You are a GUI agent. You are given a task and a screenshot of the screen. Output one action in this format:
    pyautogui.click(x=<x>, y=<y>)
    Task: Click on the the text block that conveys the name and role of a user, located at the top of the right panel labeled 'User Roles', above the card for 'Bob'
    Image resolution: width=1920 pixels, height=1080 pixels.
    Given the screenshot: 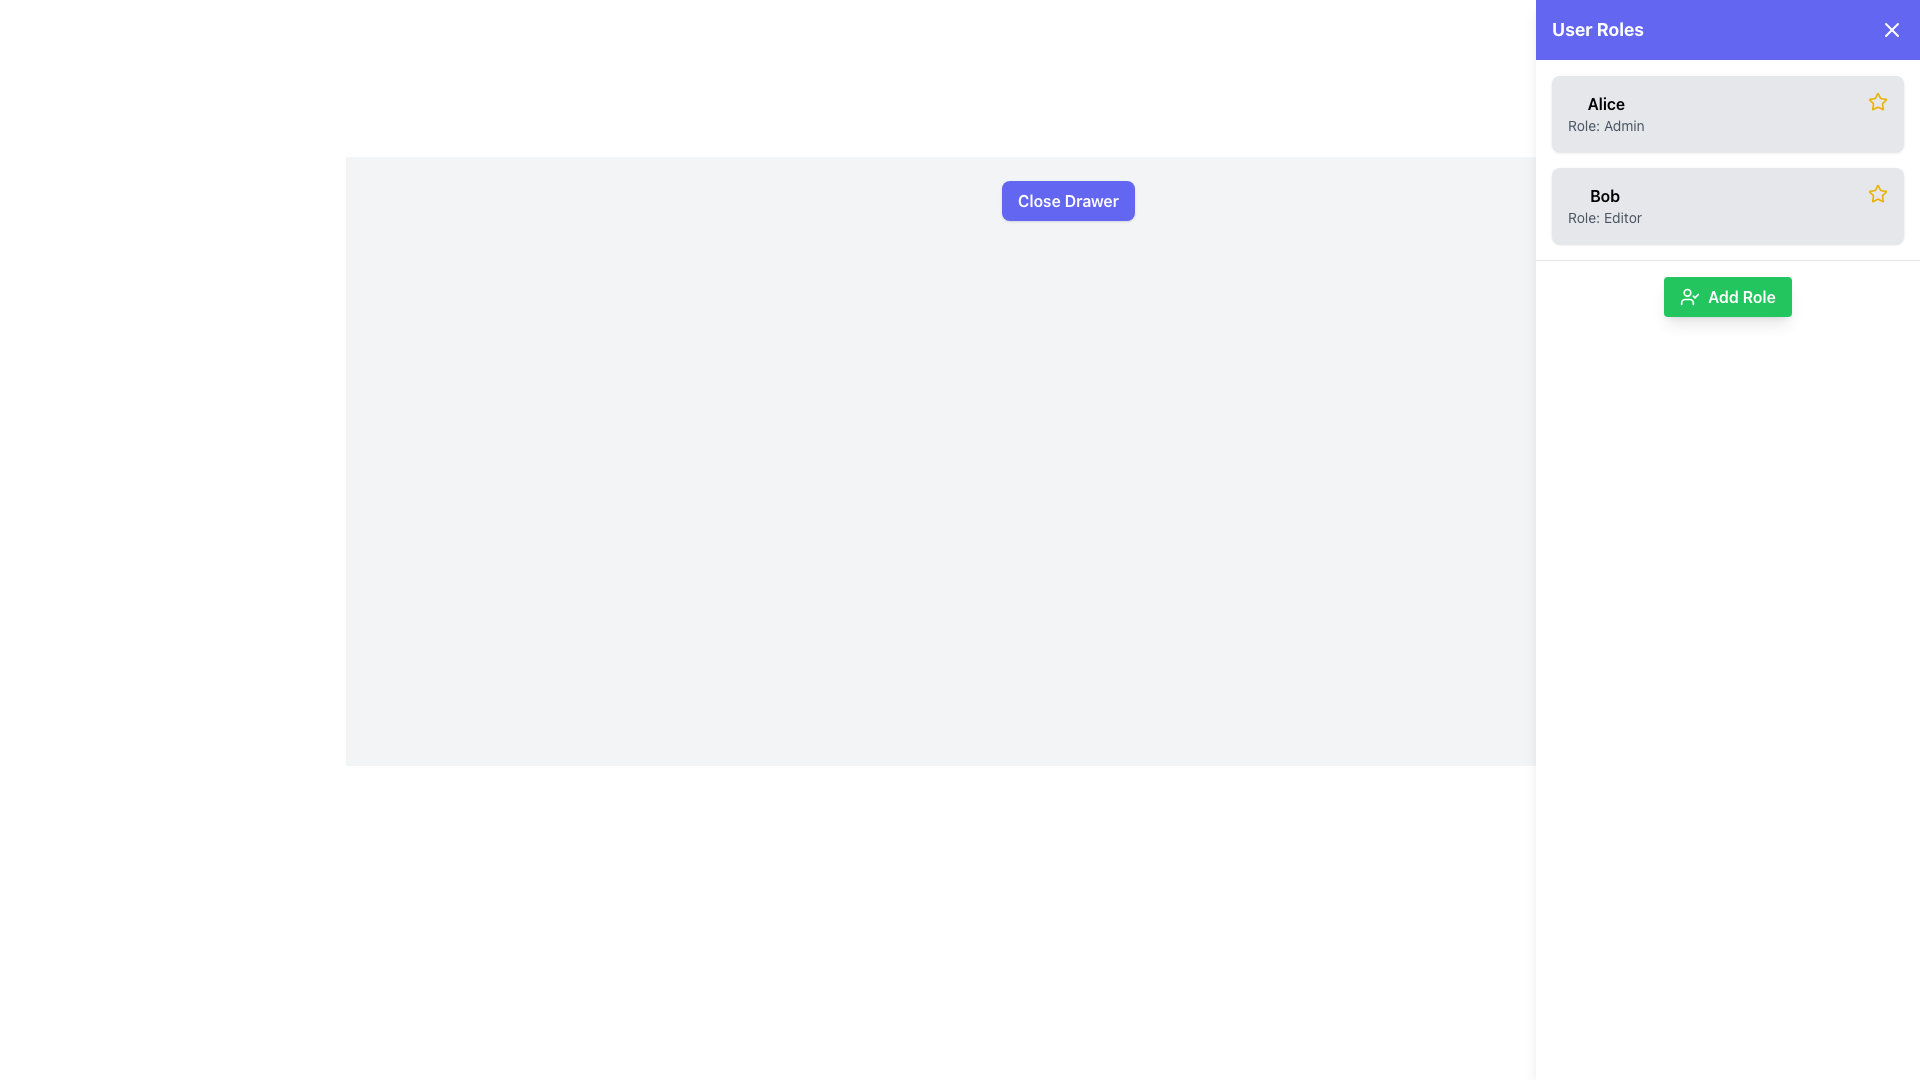 What is the action you would take?
    pyautogui.click(x=1606, y=114)
    